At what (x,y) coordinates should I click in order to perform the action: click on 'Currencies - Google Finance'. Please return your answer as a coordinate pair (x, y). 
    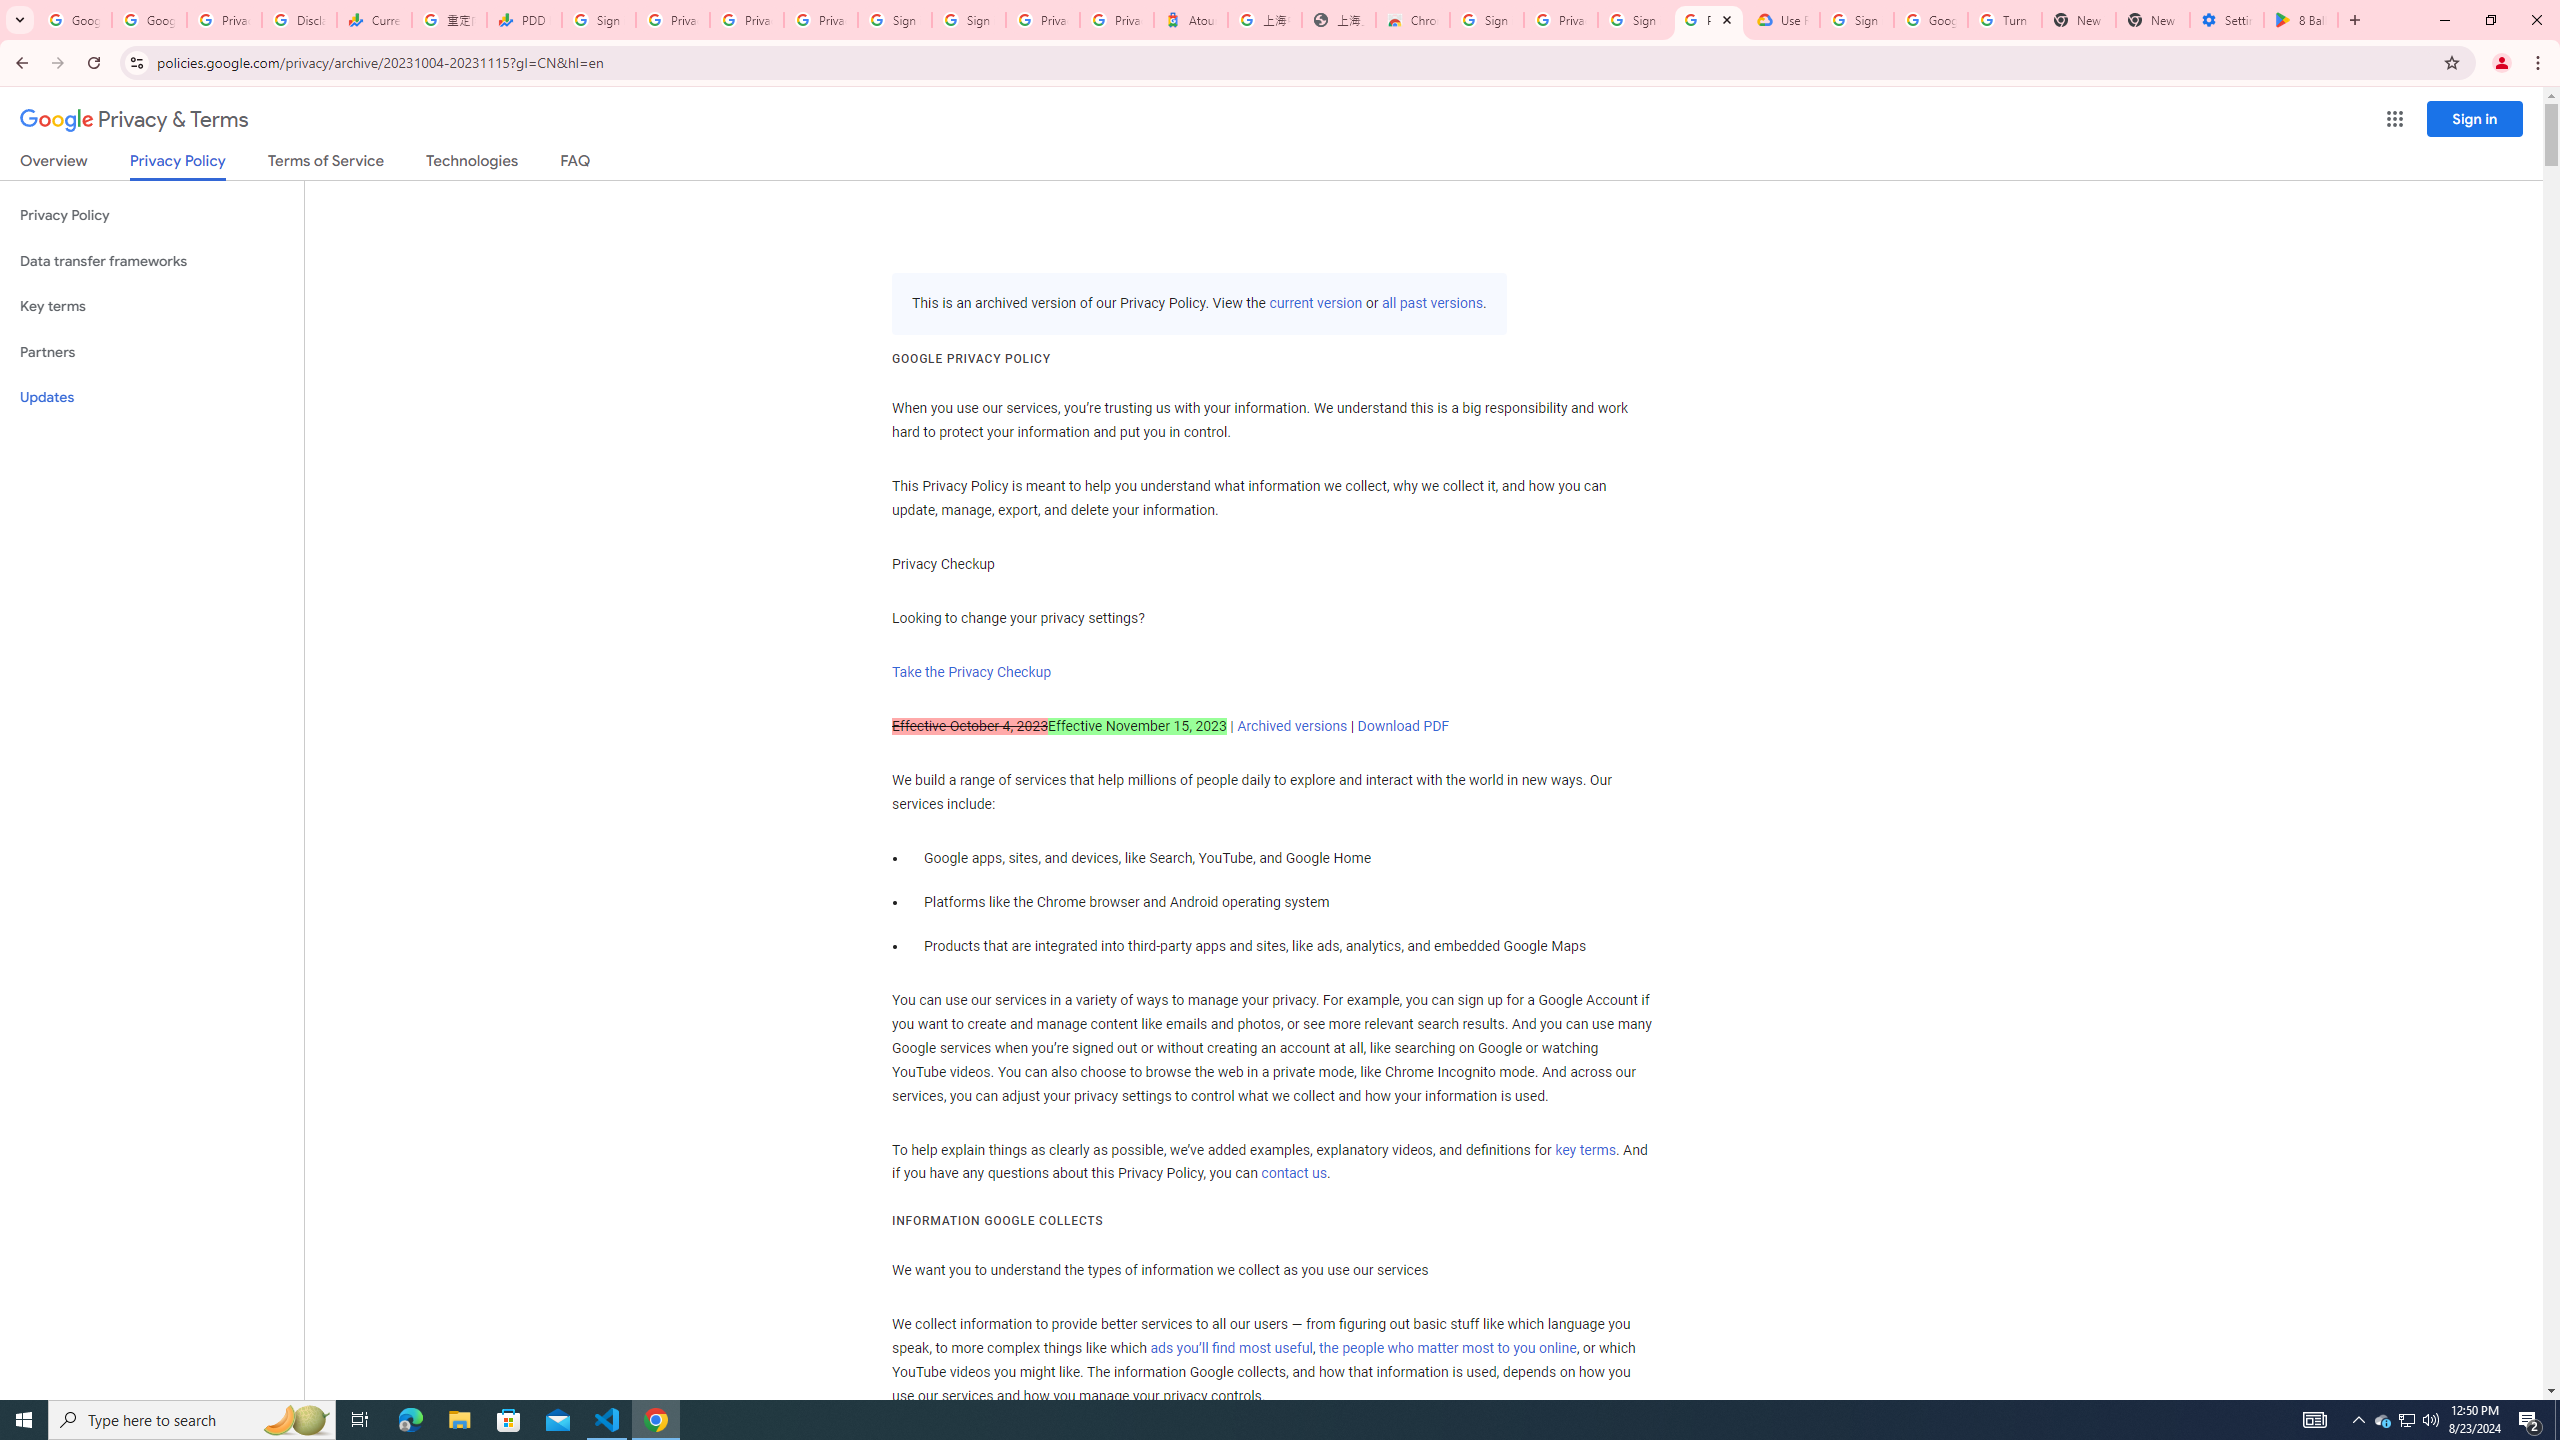
    Looking at the image, I should click on (372, 19).